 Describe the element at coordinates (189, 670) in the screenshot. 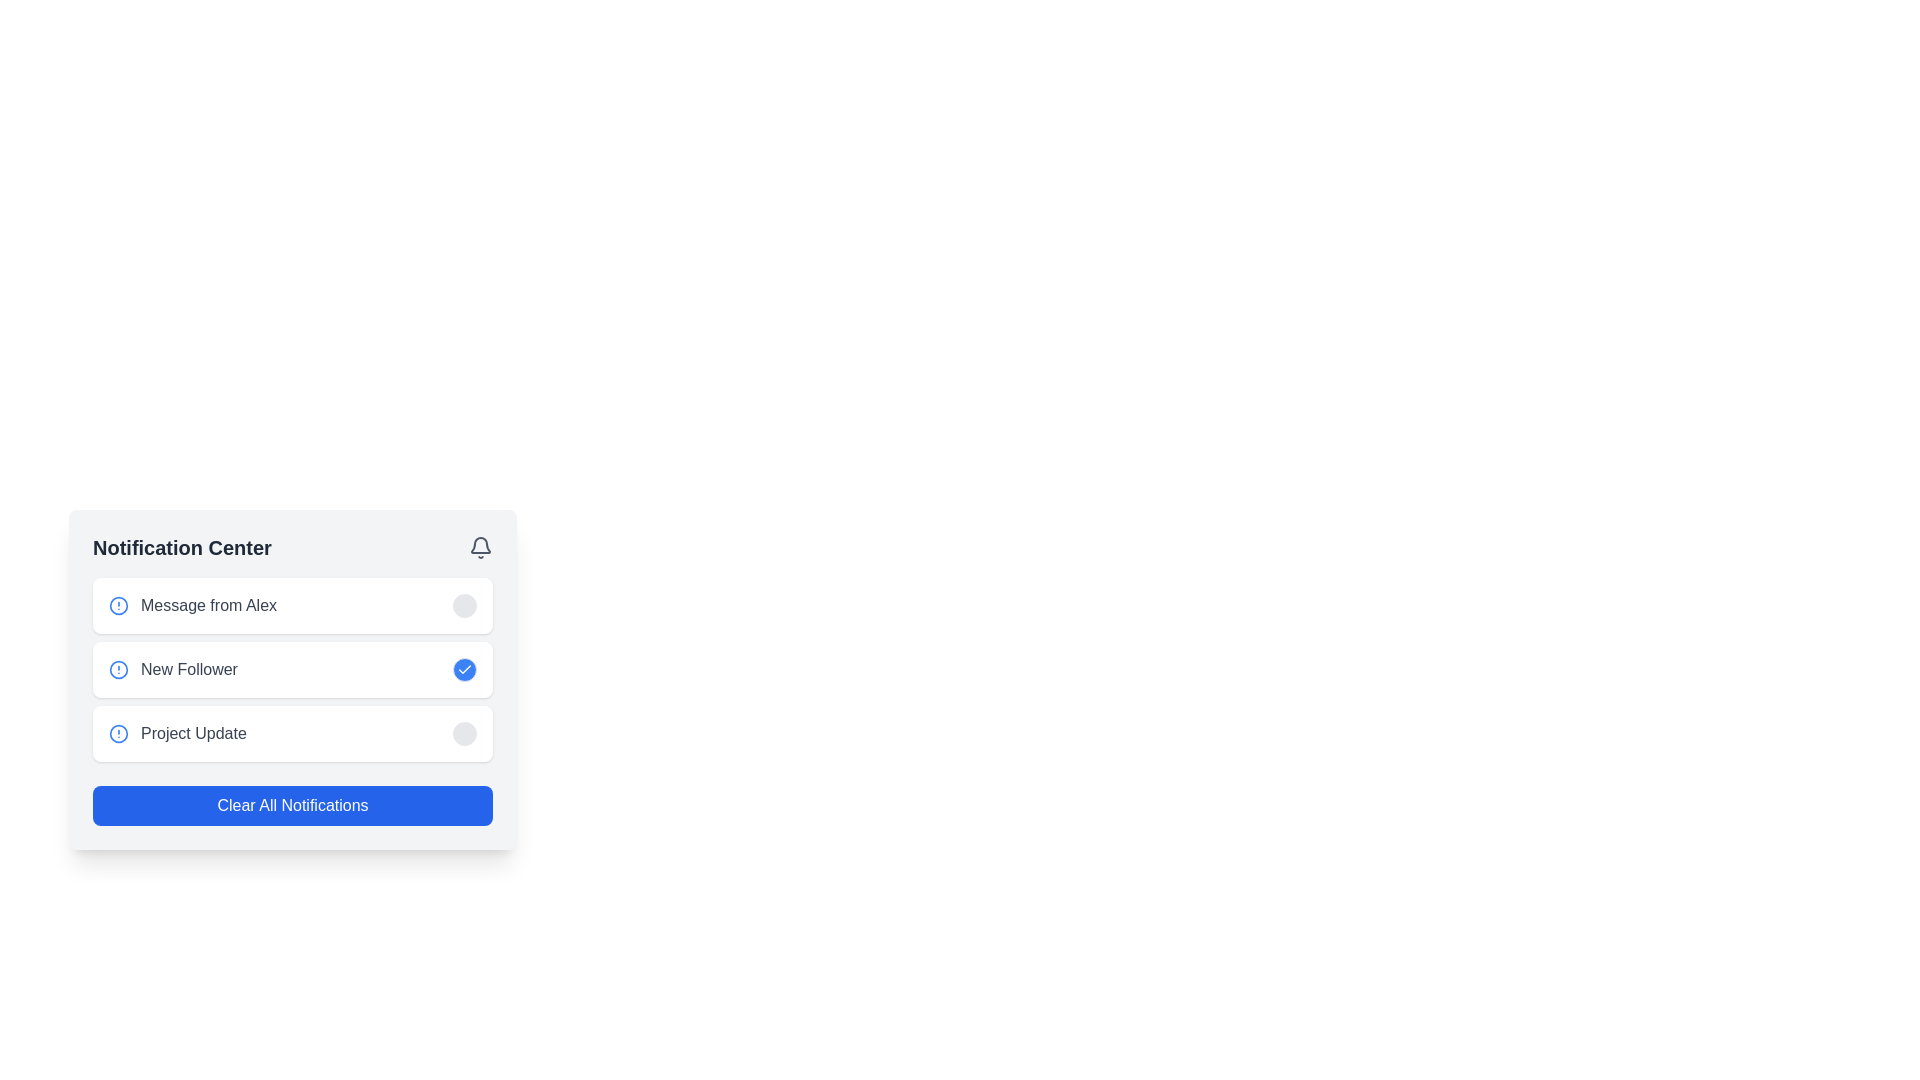

I see `text notification about a new follower, which is located in the second row of the notification panel, positioned to the right of an information icon and to the left of a circular checkbox indicator` at that location.